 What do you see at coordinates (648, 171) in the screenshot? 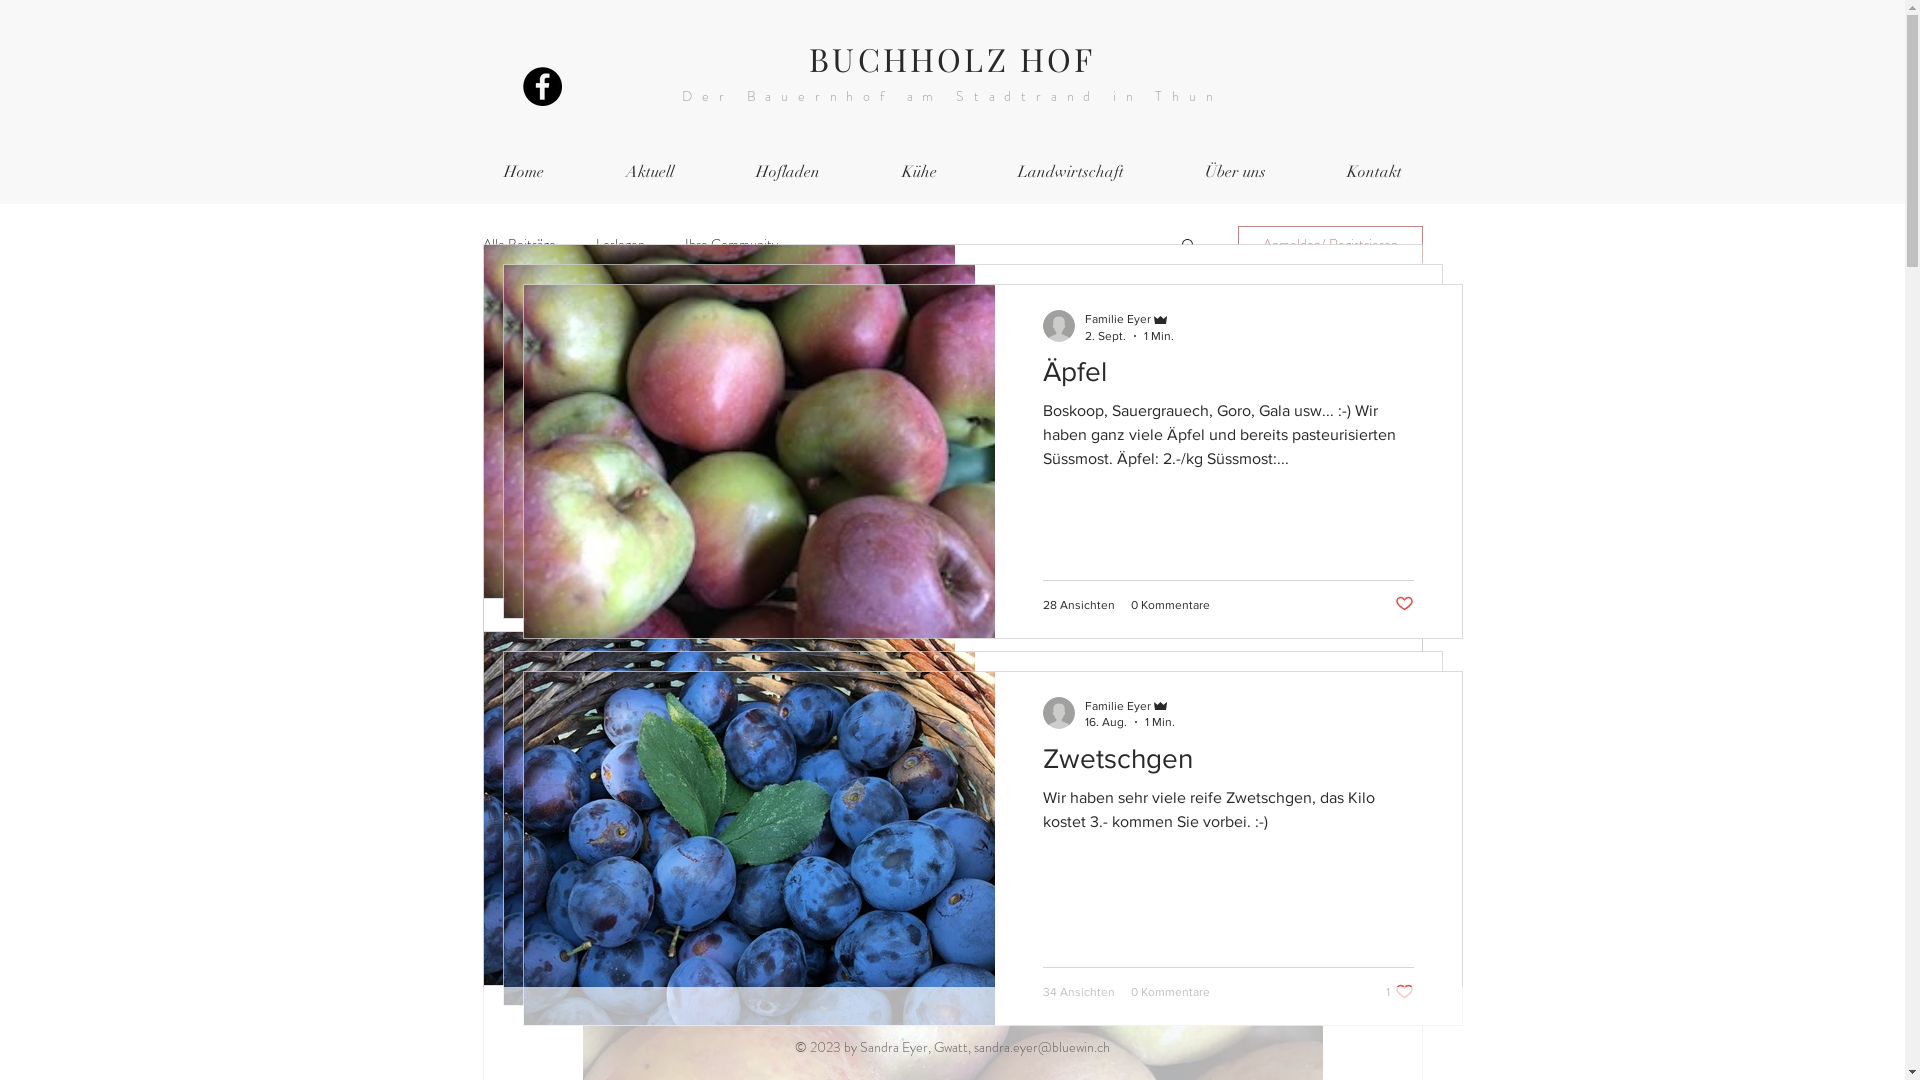
I see `'Aktuell'` at bounding box center [648, 171].